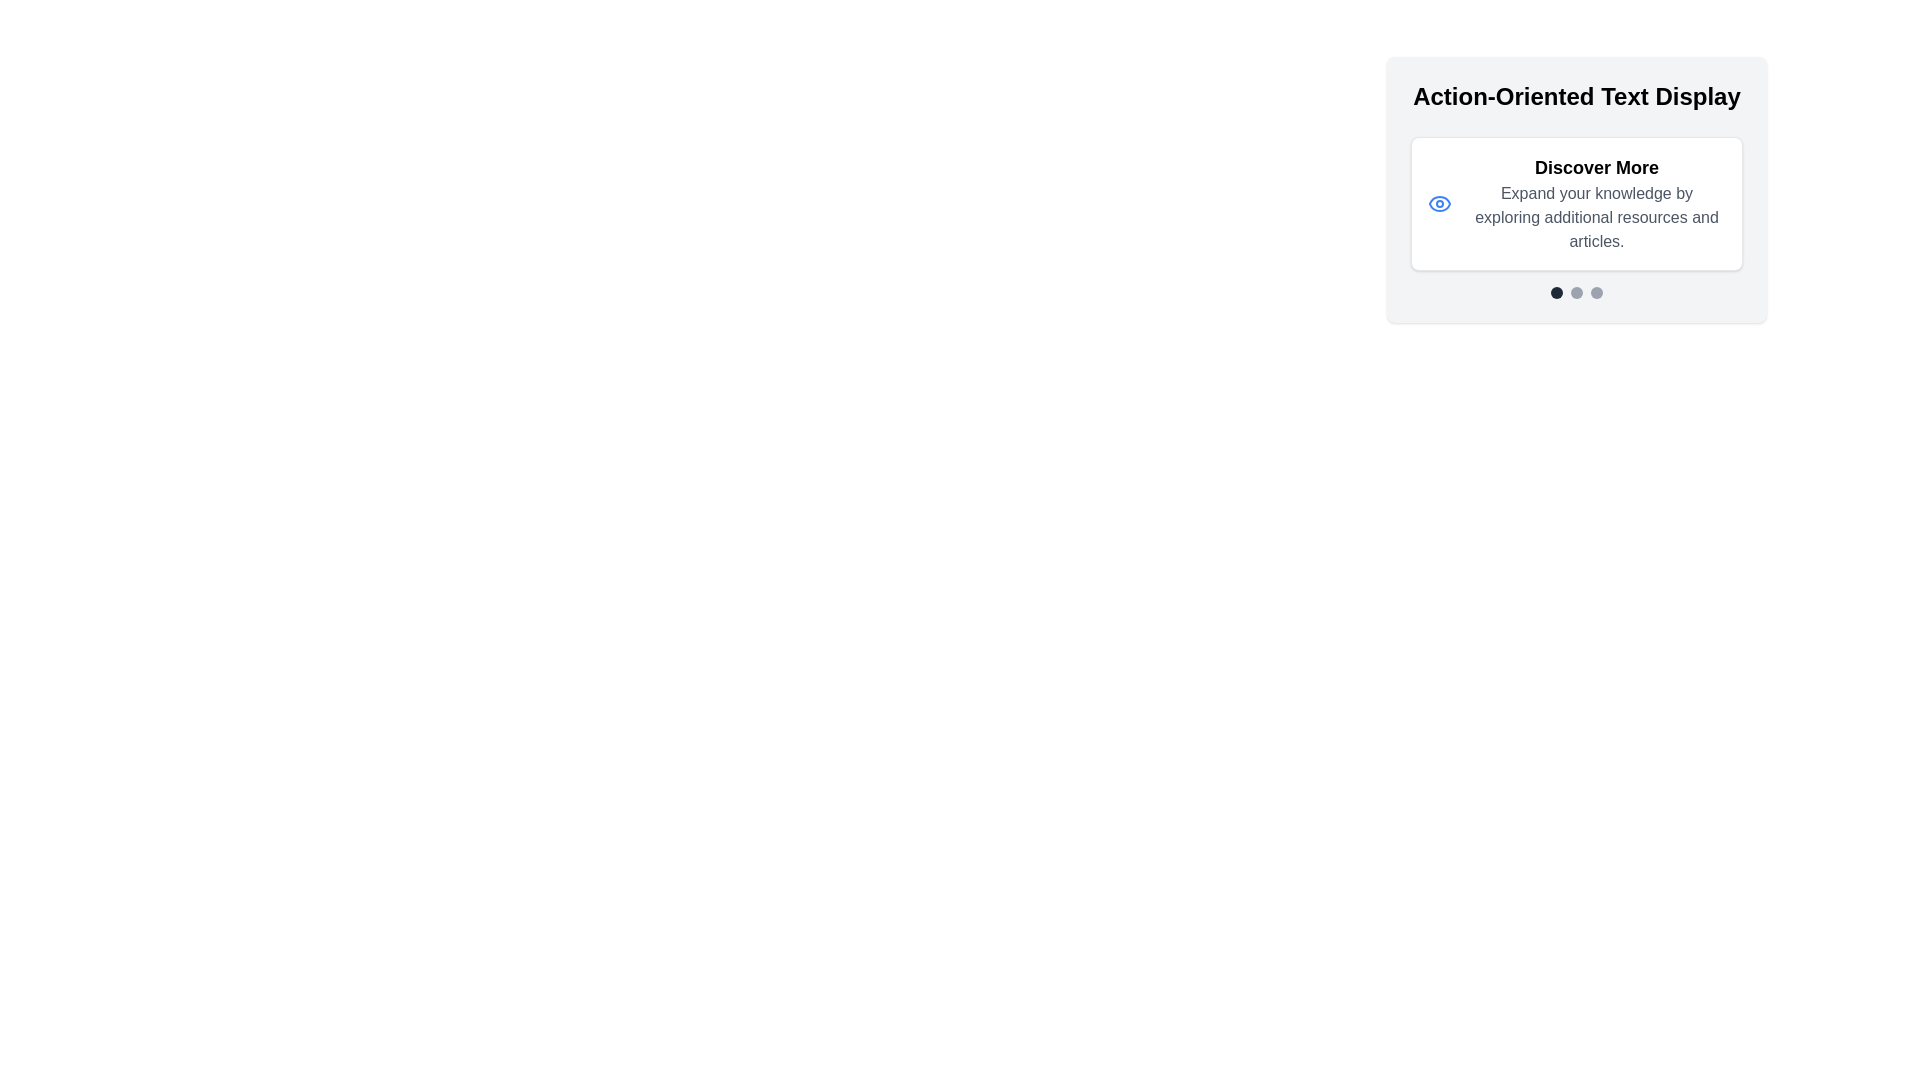  Describe the element at coordinates (1596, 218) in the screenshot. I see `the descriptive text element providing additional information for the 'Discover More' heading, located directly below it, for accessibility purposes` at that location.